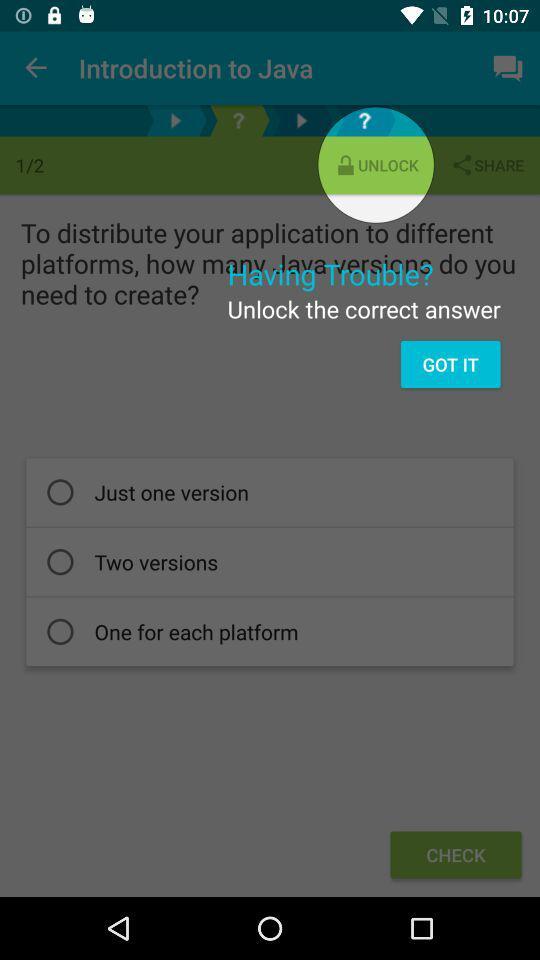 The height and width of the screenshot is (960, 540). What do you see at coordinates (363, 120) in the screenshot?
I see `open help` at bounding box center [363, 120].